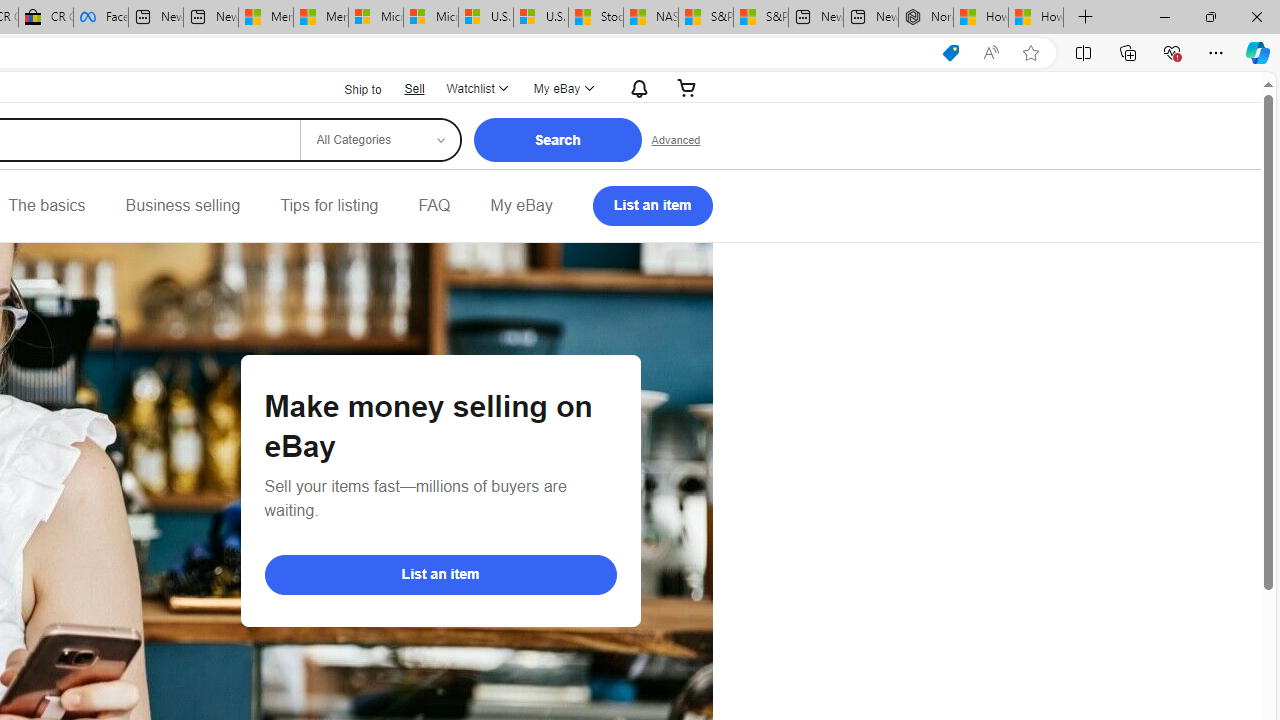  Describe the element at coordinates (183, 205) in the screenshot. I see `'Business selling'` at that location.